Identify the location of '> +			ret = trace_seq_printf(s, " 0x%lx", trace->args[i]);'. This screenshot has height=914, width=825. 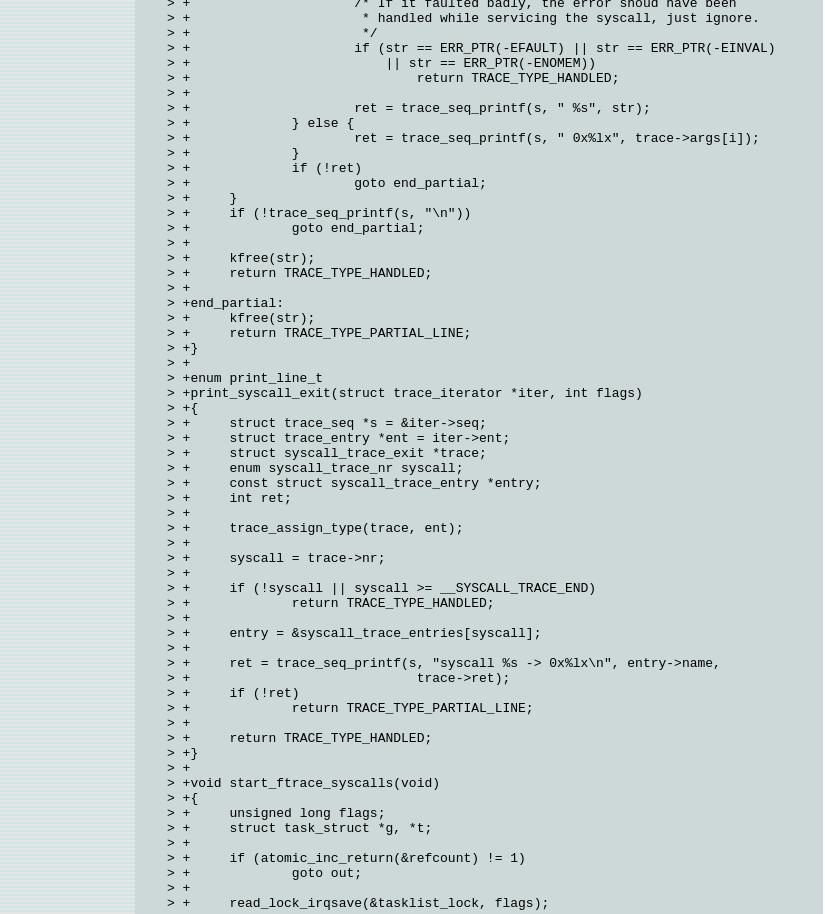
(461, 137).